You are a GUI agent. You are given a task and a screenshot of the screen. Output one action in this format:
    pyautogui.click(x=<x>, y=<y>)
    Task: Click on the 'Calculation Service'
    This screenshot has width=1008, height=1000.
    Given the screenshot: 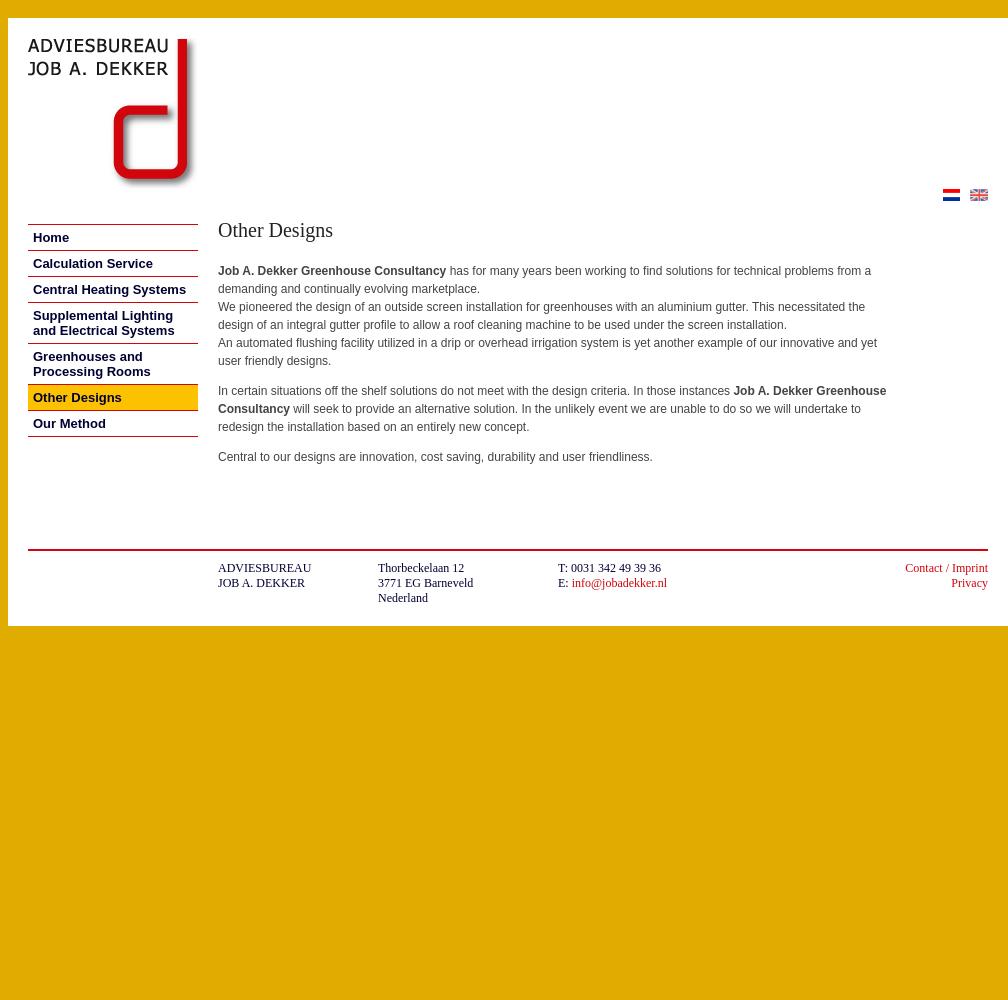 What is the action you would take?
    pyautogui.click(x=92, y=263)
    